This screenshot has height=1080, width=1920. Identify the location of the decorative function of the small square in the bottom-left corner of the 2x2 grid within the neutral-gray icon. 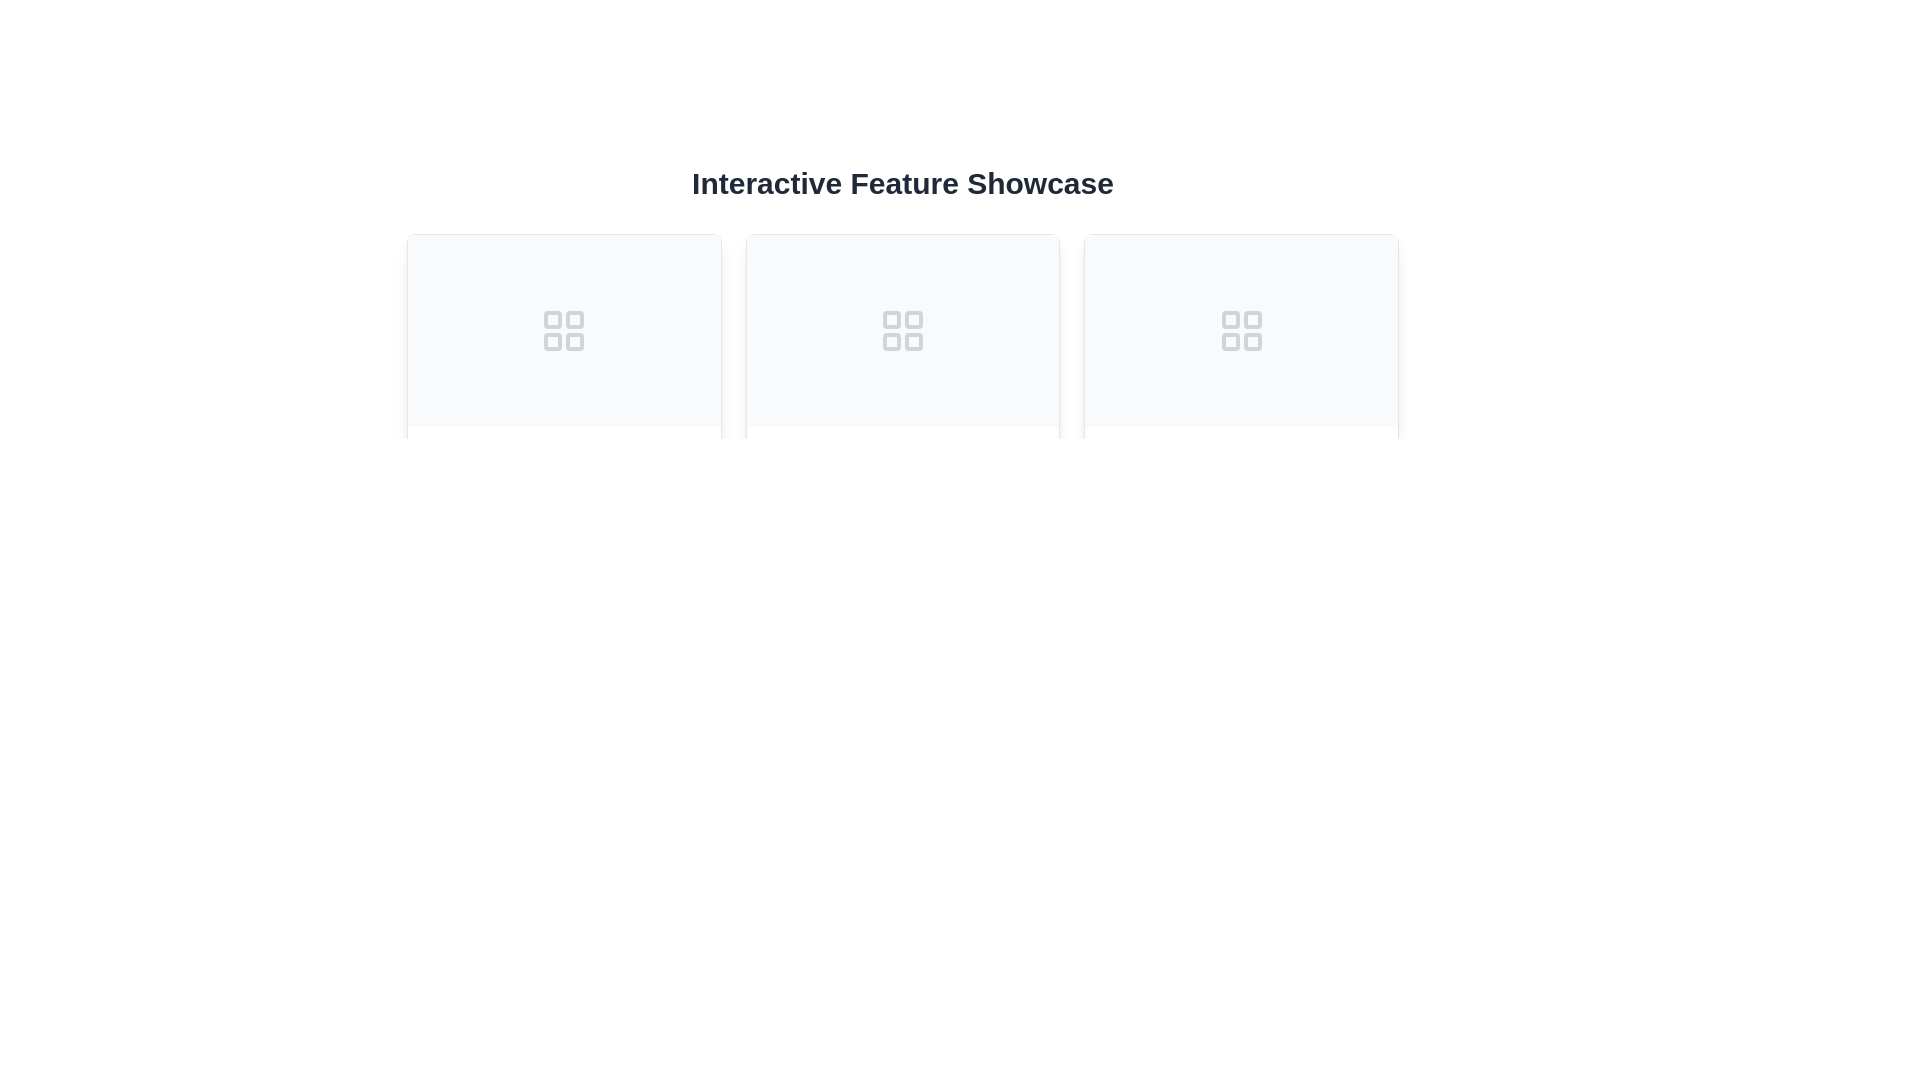
(891, 341).